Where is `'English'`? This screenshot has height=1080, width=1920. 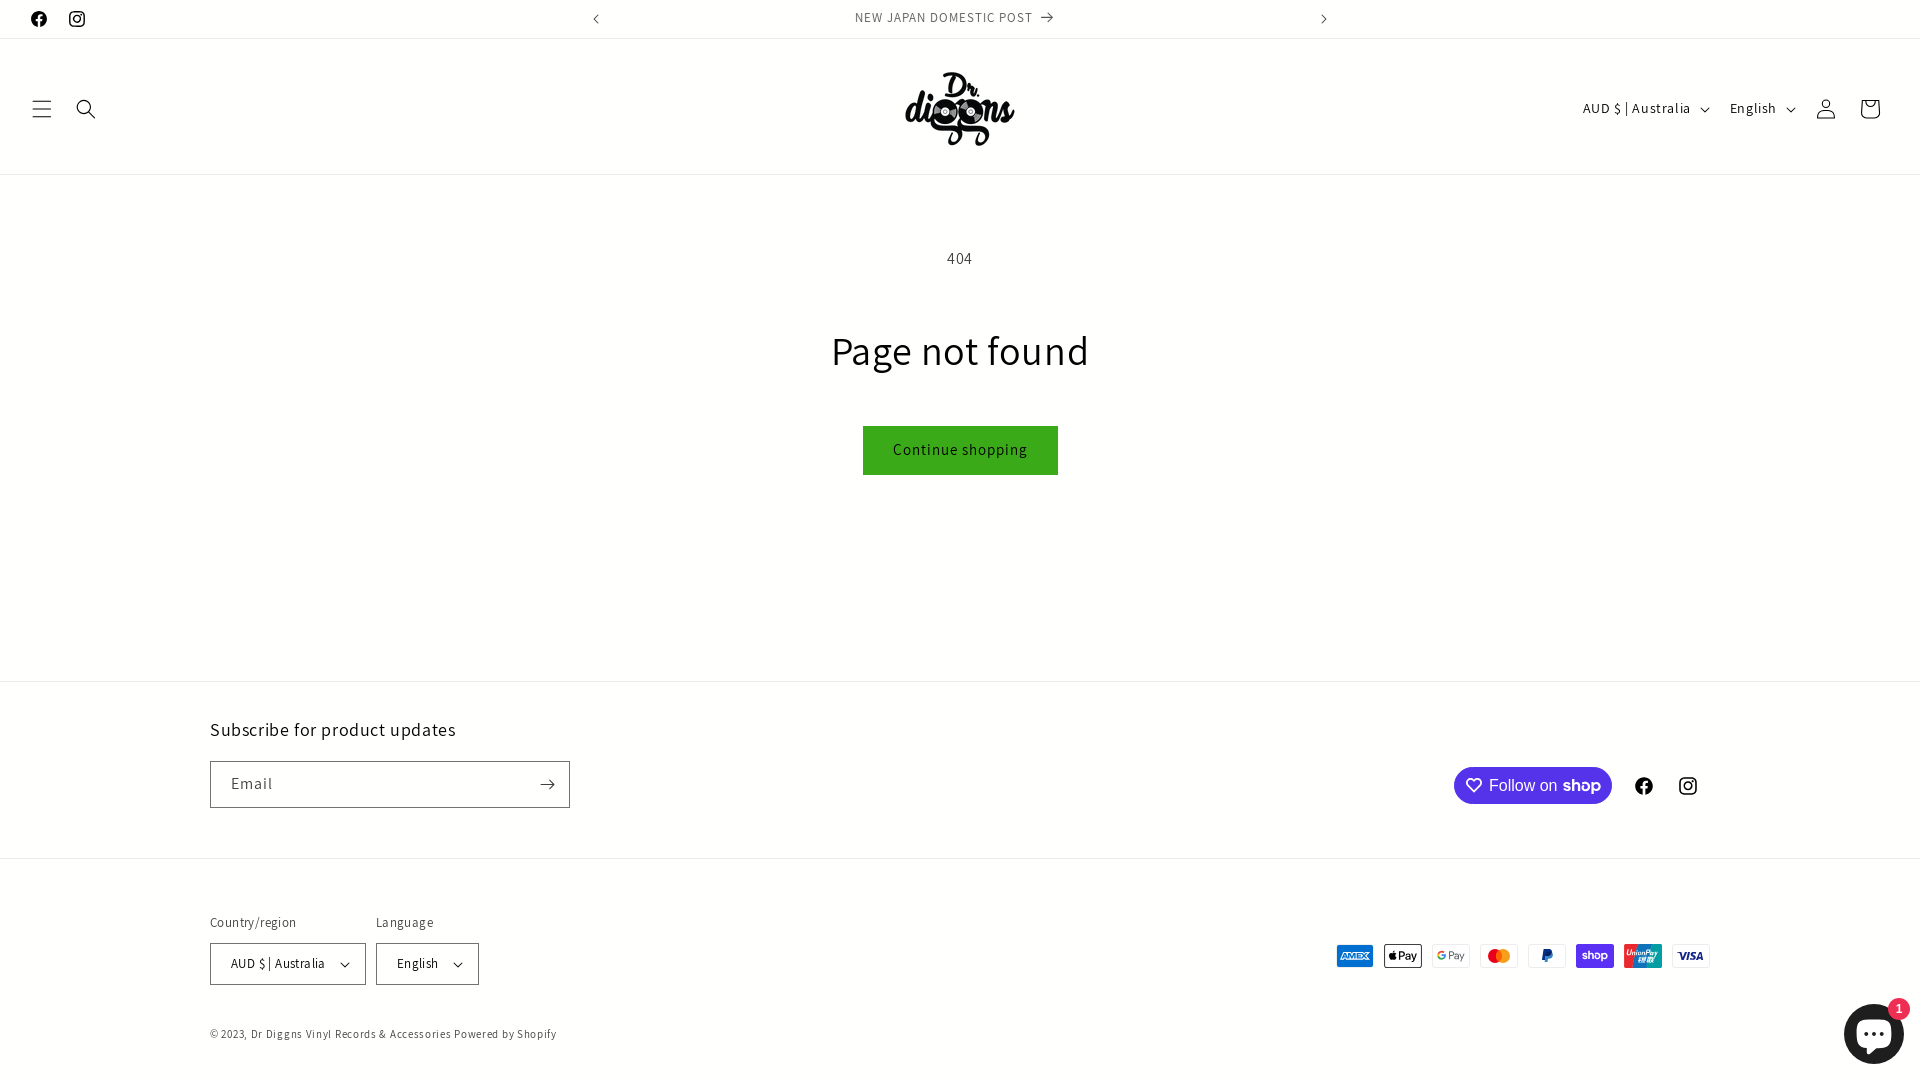
'English' is located at coordinates (1761, 108).